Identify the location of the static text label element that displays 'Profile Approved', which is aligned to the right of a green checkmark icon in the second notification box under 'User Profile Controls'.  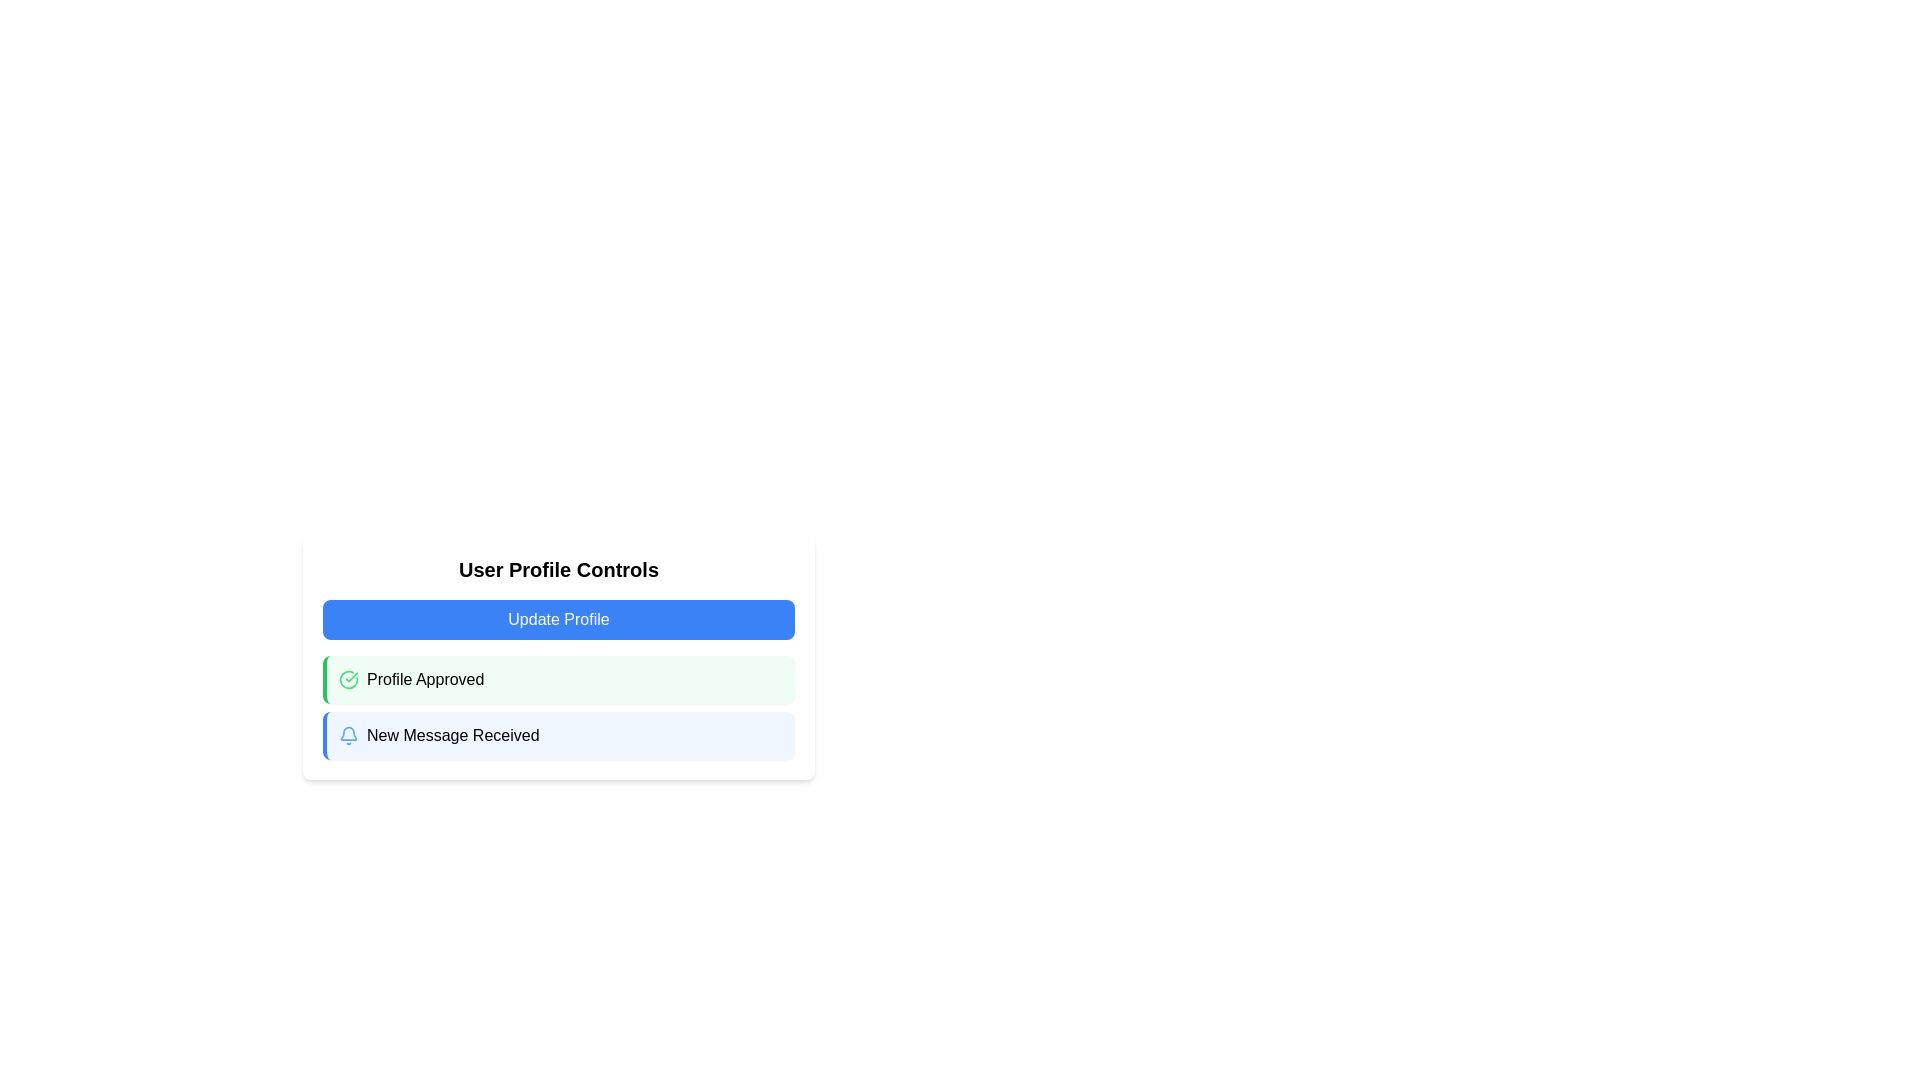
(420, 678).